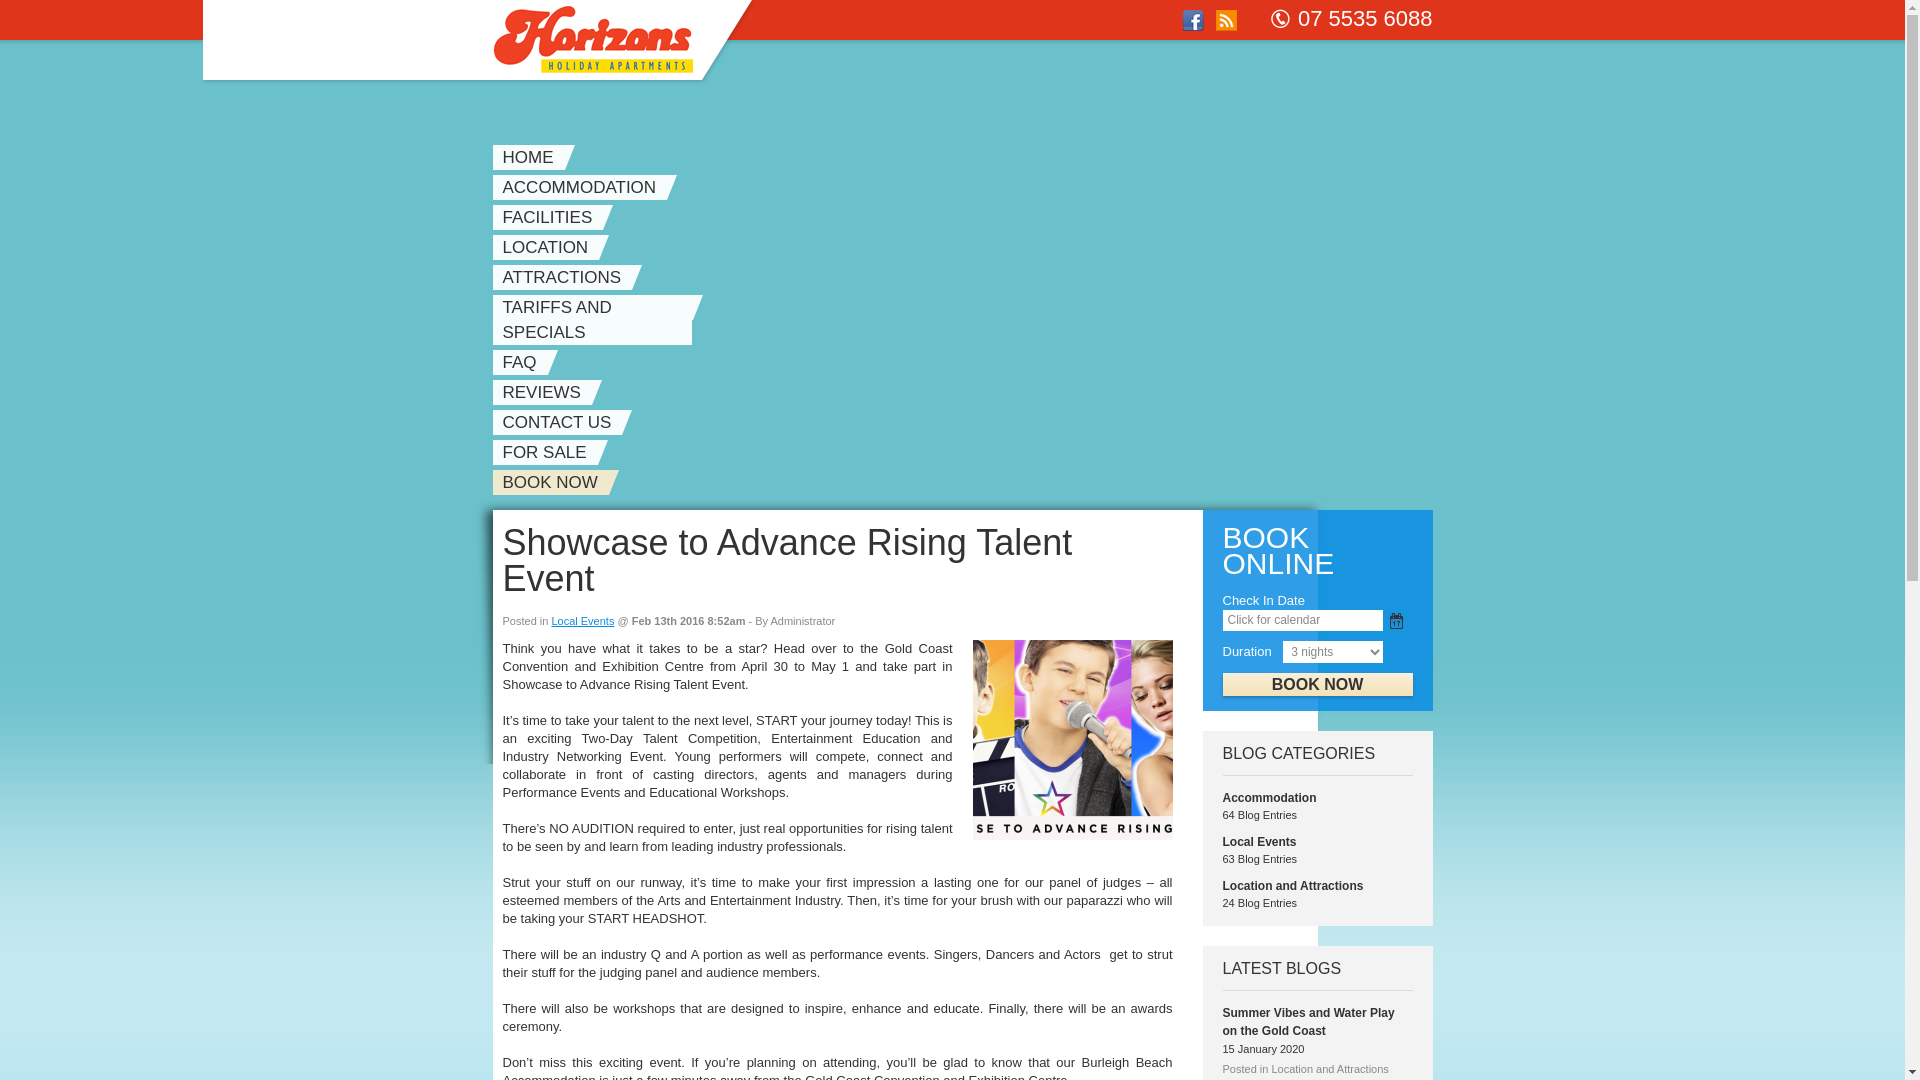 This screenshot has width=1920, height=1080. Describe the element at coordinates (532, 156) in the screenshot. I see `'HOME'` at that location.